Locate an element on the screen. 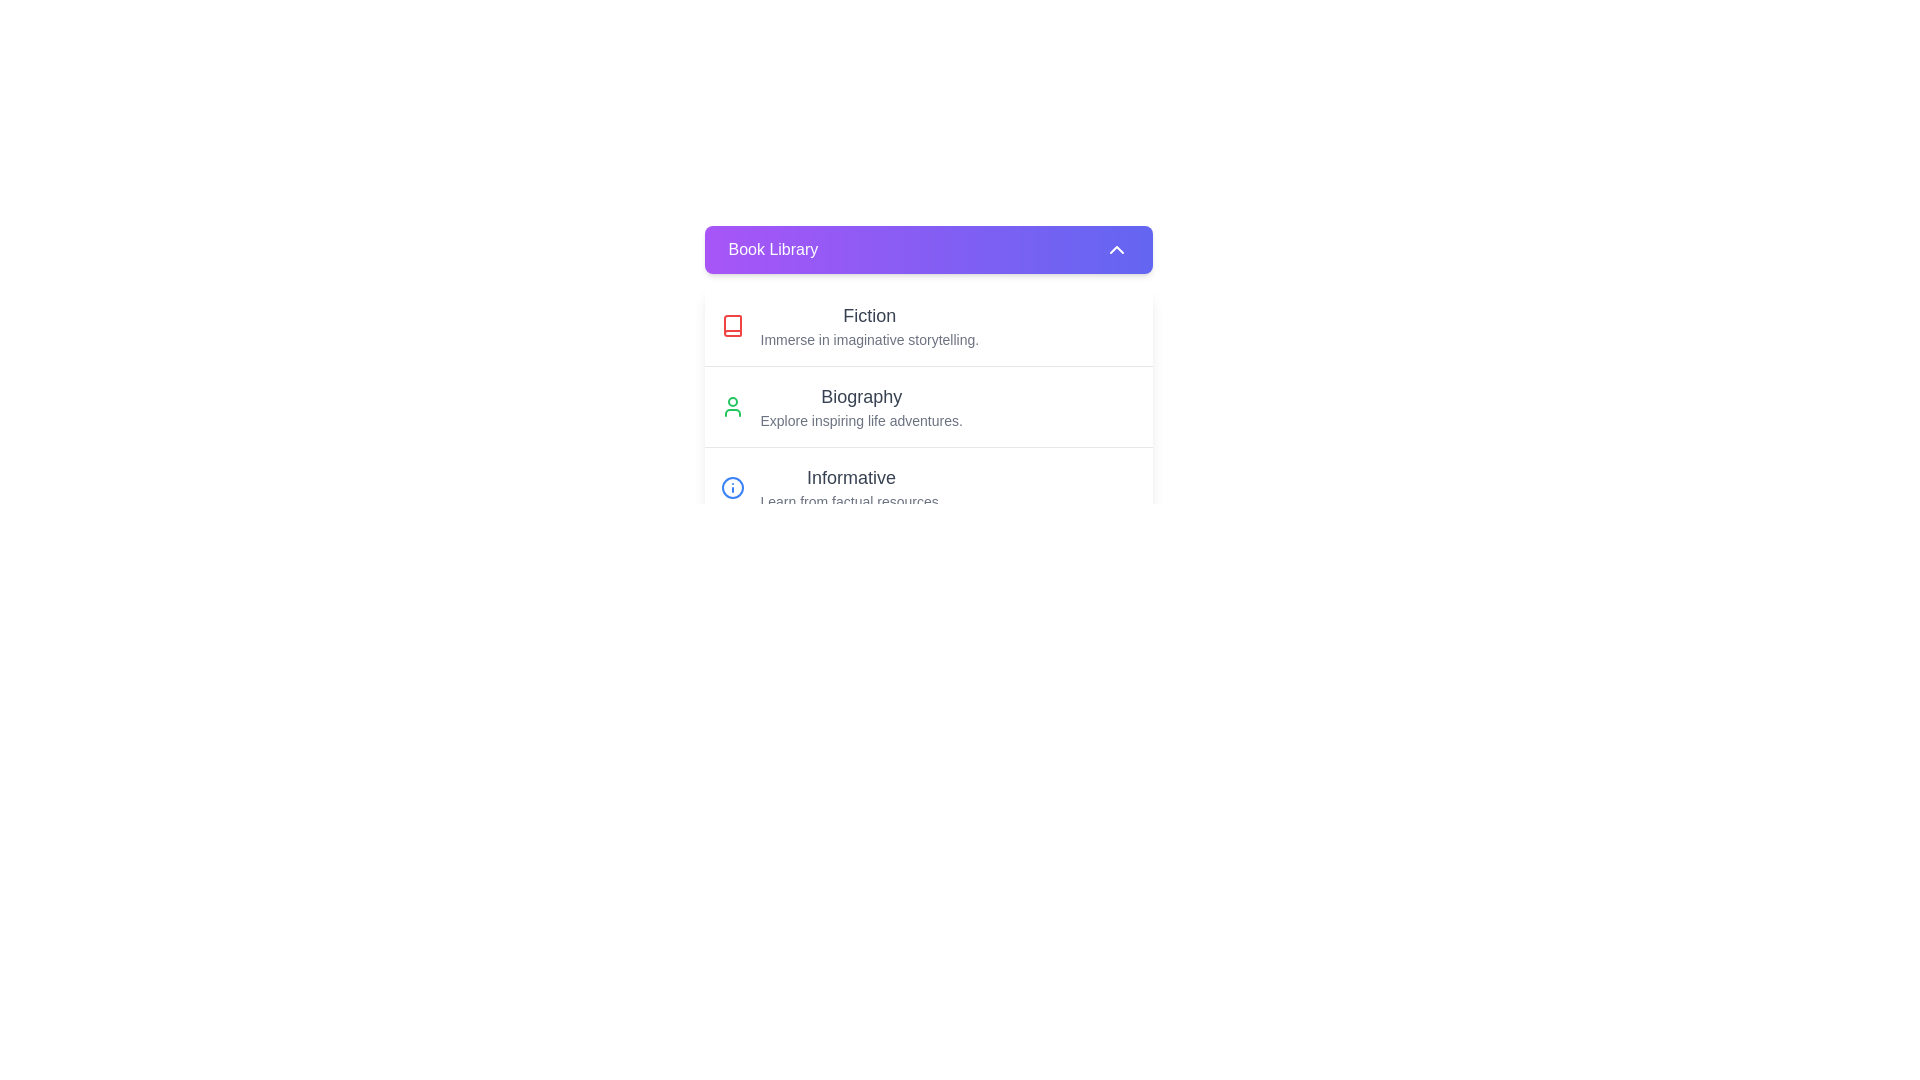  the informative icon located to the left of the 'Informative' text in the 'Informative' section is located at coordinates (731, 488).